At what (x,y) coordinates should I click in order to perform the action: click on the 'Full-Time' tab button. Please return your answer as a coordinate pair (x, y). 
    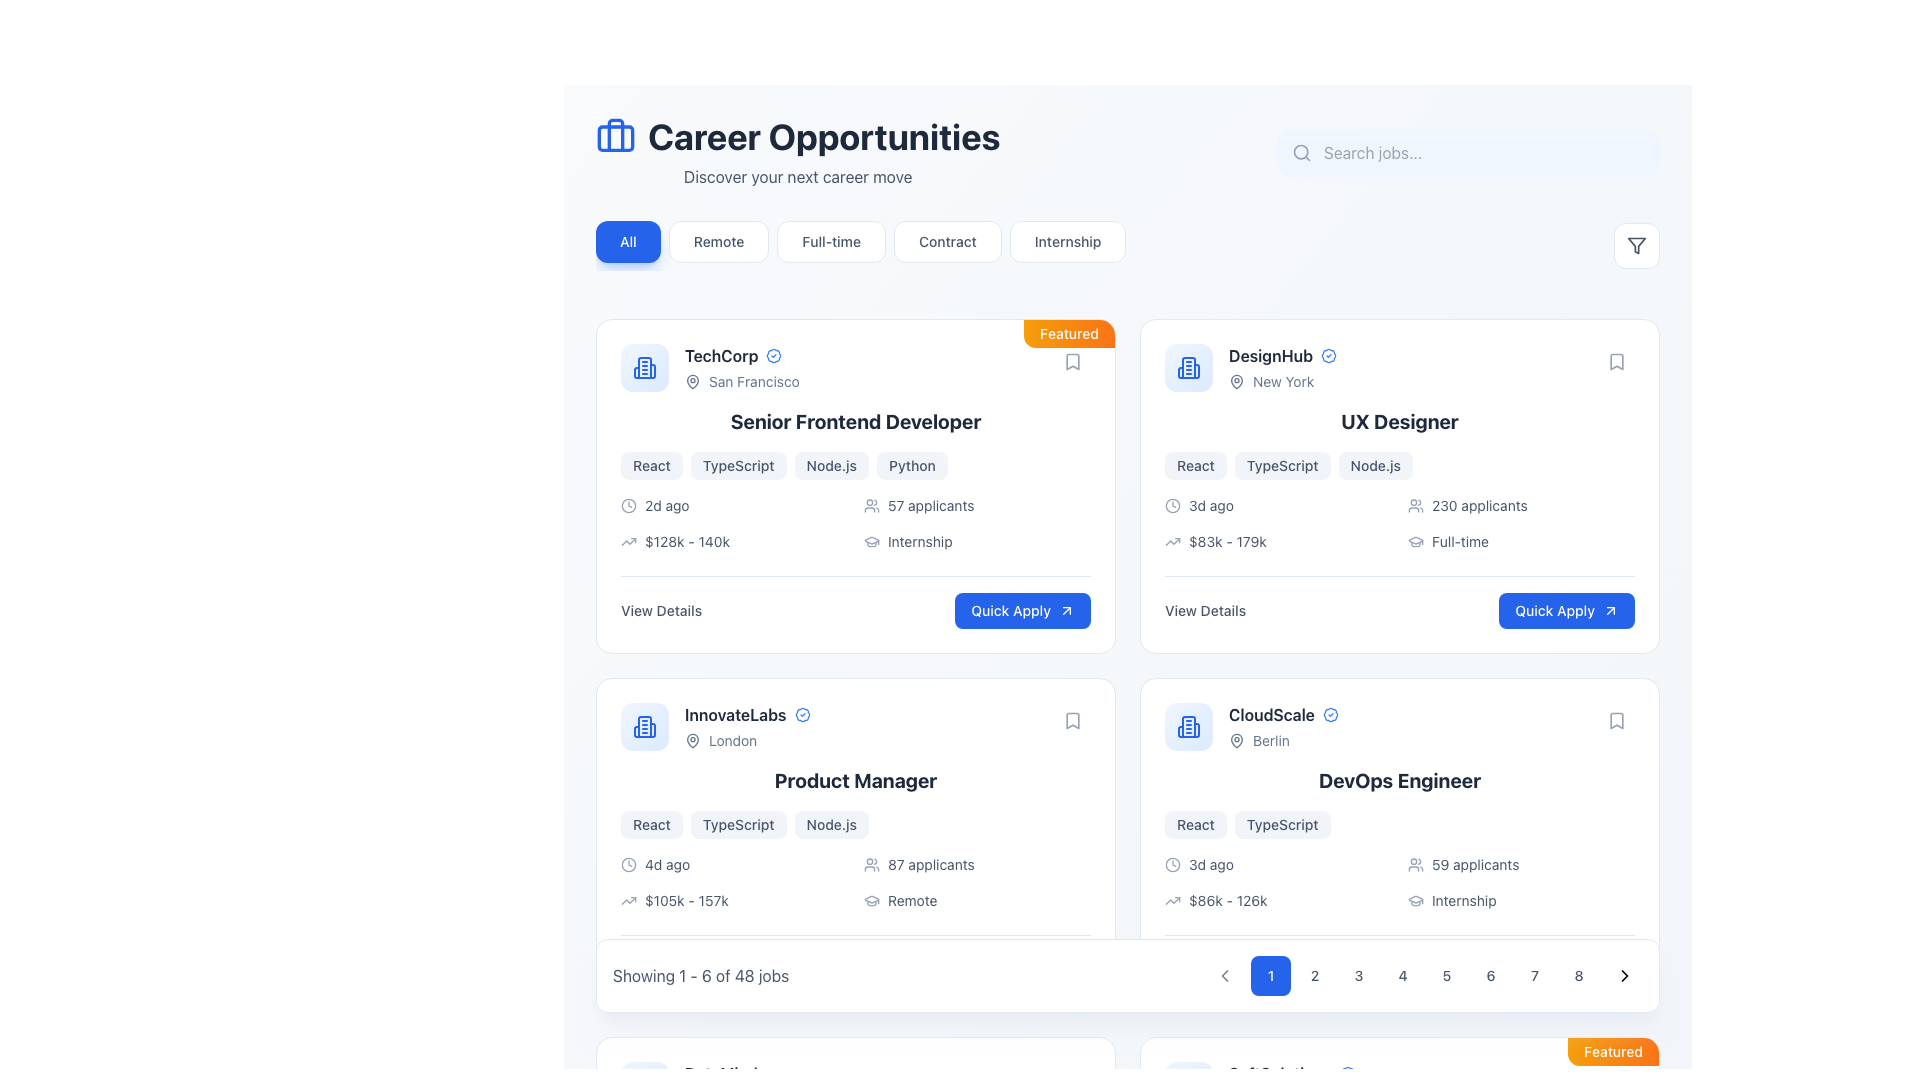
    Looking at the image, I should click on (861, 245).